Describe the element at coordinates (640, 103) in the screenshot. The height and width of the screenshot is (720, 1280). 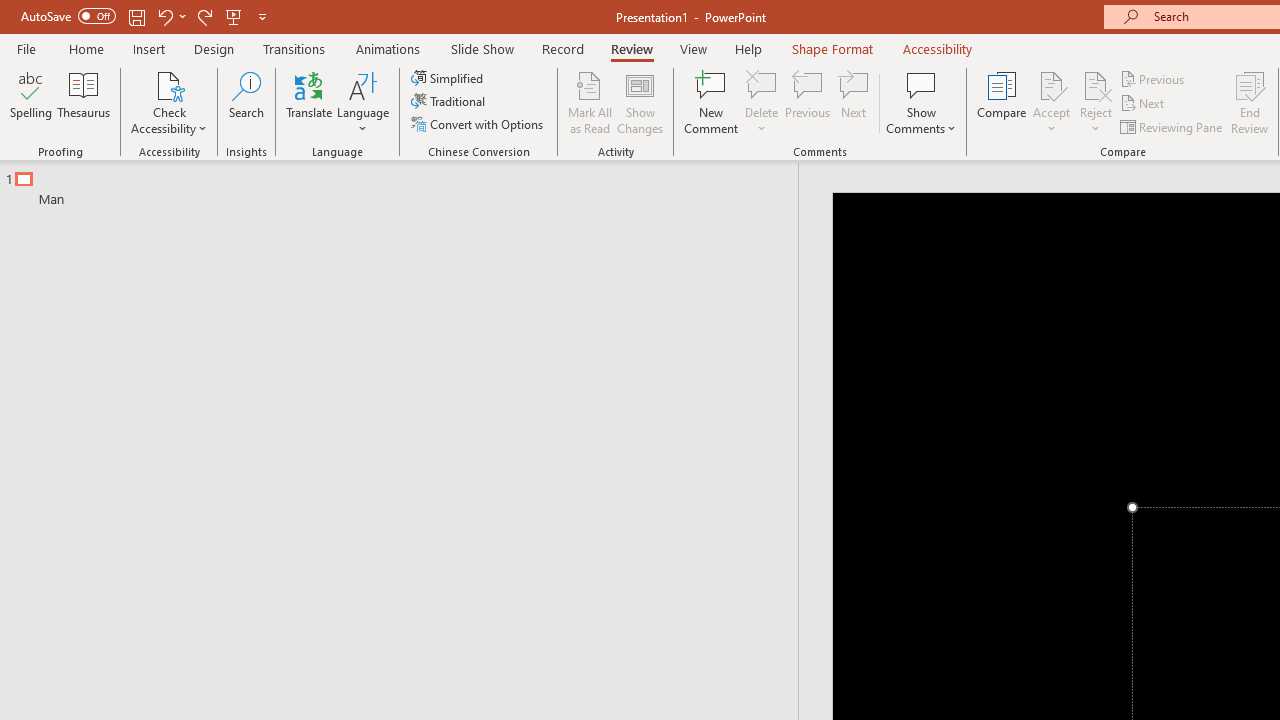
I see `'Show Changes'` at that location.